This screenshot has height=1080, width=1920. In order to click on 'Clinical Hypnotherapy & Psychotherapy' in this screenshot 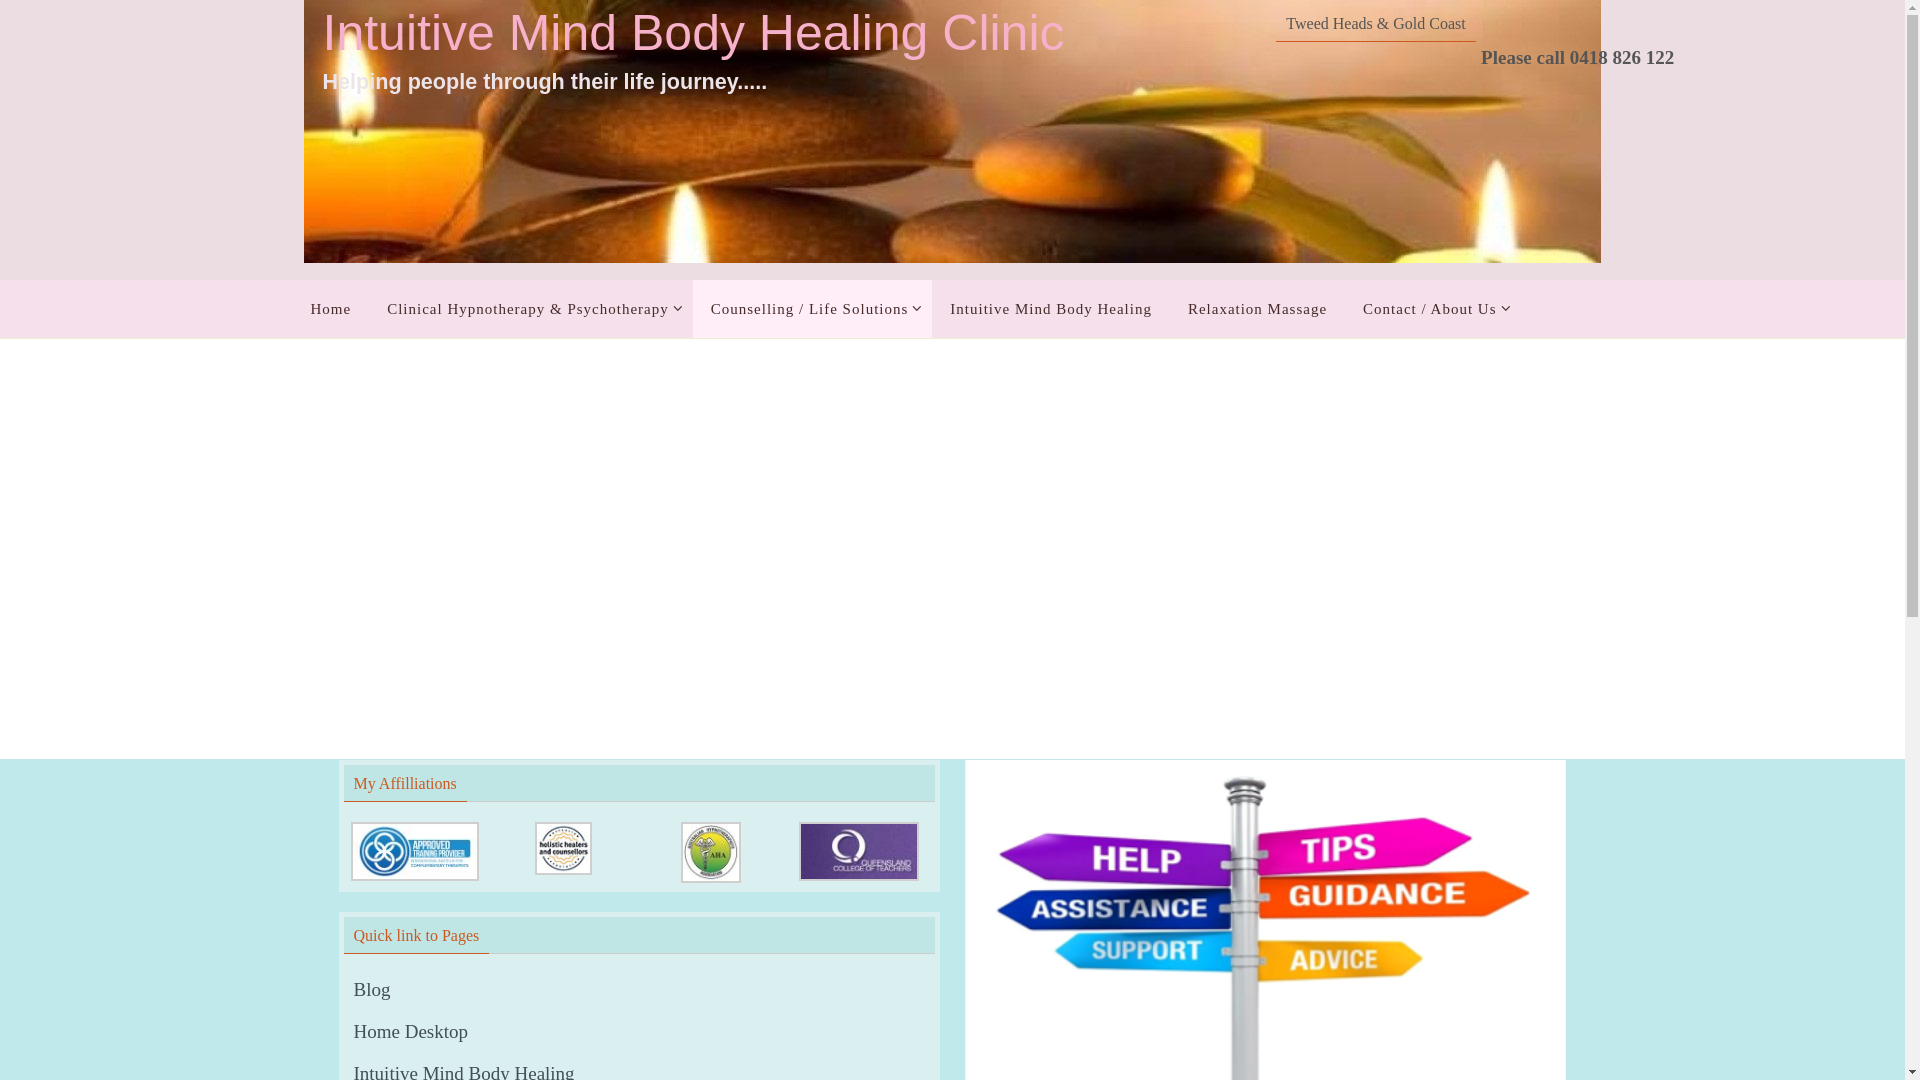, I will do `click(531, 308)`.